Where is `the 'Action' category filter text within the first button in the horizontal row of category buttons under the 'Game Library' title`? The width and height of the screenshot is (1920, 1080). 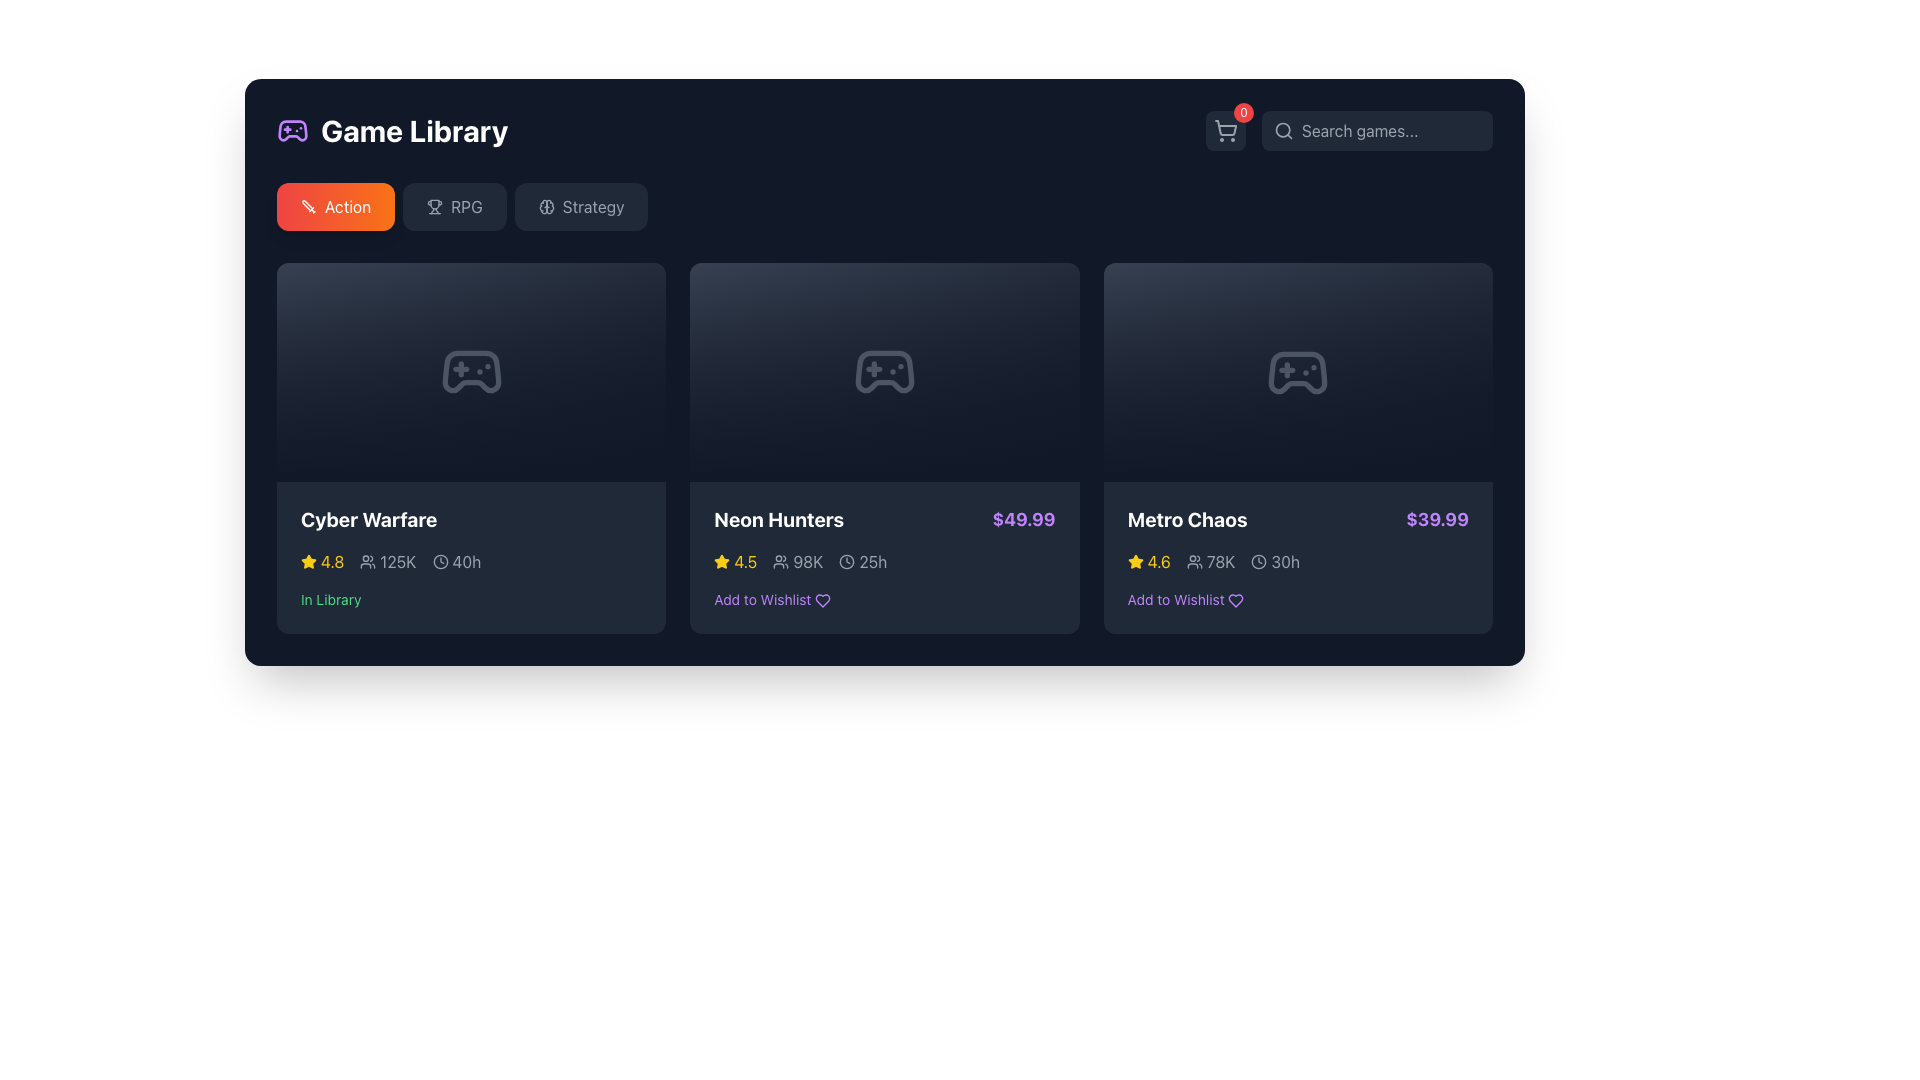 the 'Action' category filter text within the first button in the horizontal row of category buttons under the 'Game Library' title is located at coordinates (348, 207).